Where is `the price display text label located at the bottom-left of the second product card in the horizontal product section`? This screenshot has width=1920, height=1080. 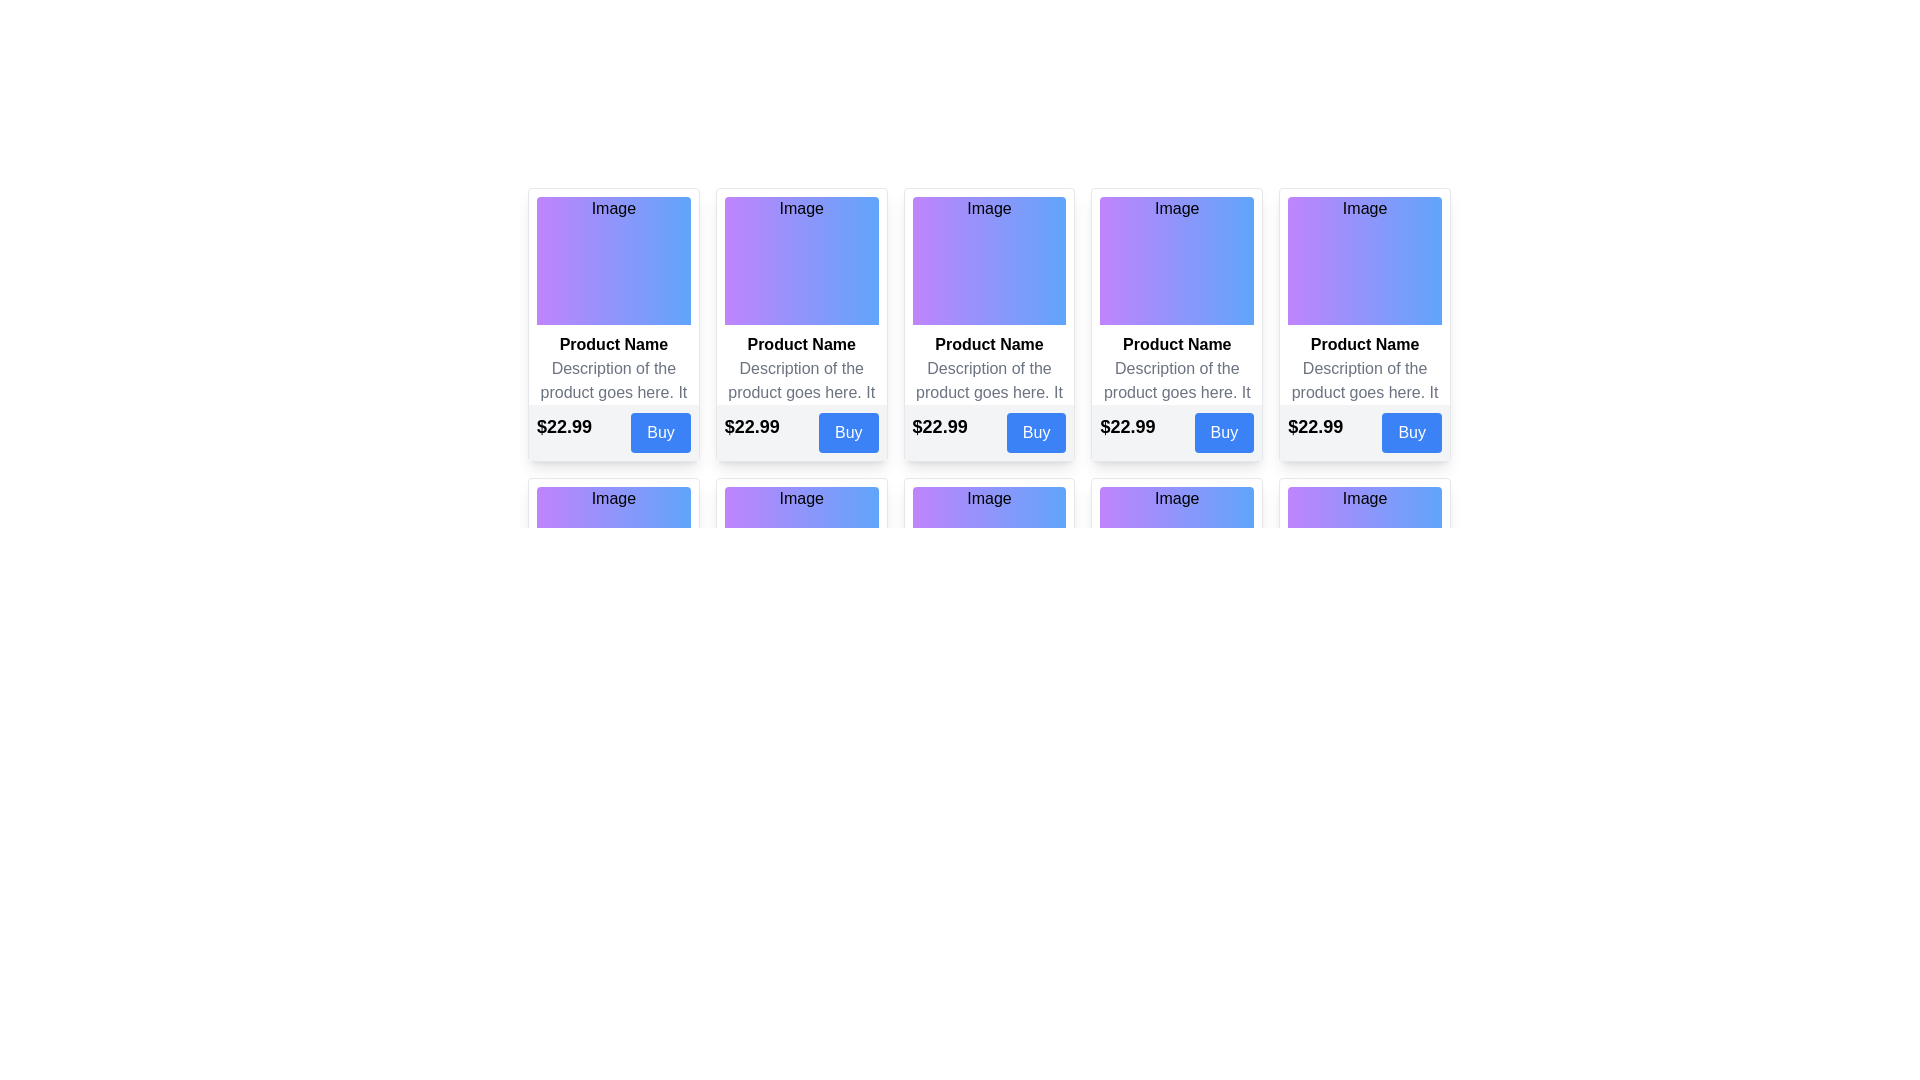 the price display text label located at the bottom-left of the second product card in the horizontal product section is located at coordinates (751, 431).